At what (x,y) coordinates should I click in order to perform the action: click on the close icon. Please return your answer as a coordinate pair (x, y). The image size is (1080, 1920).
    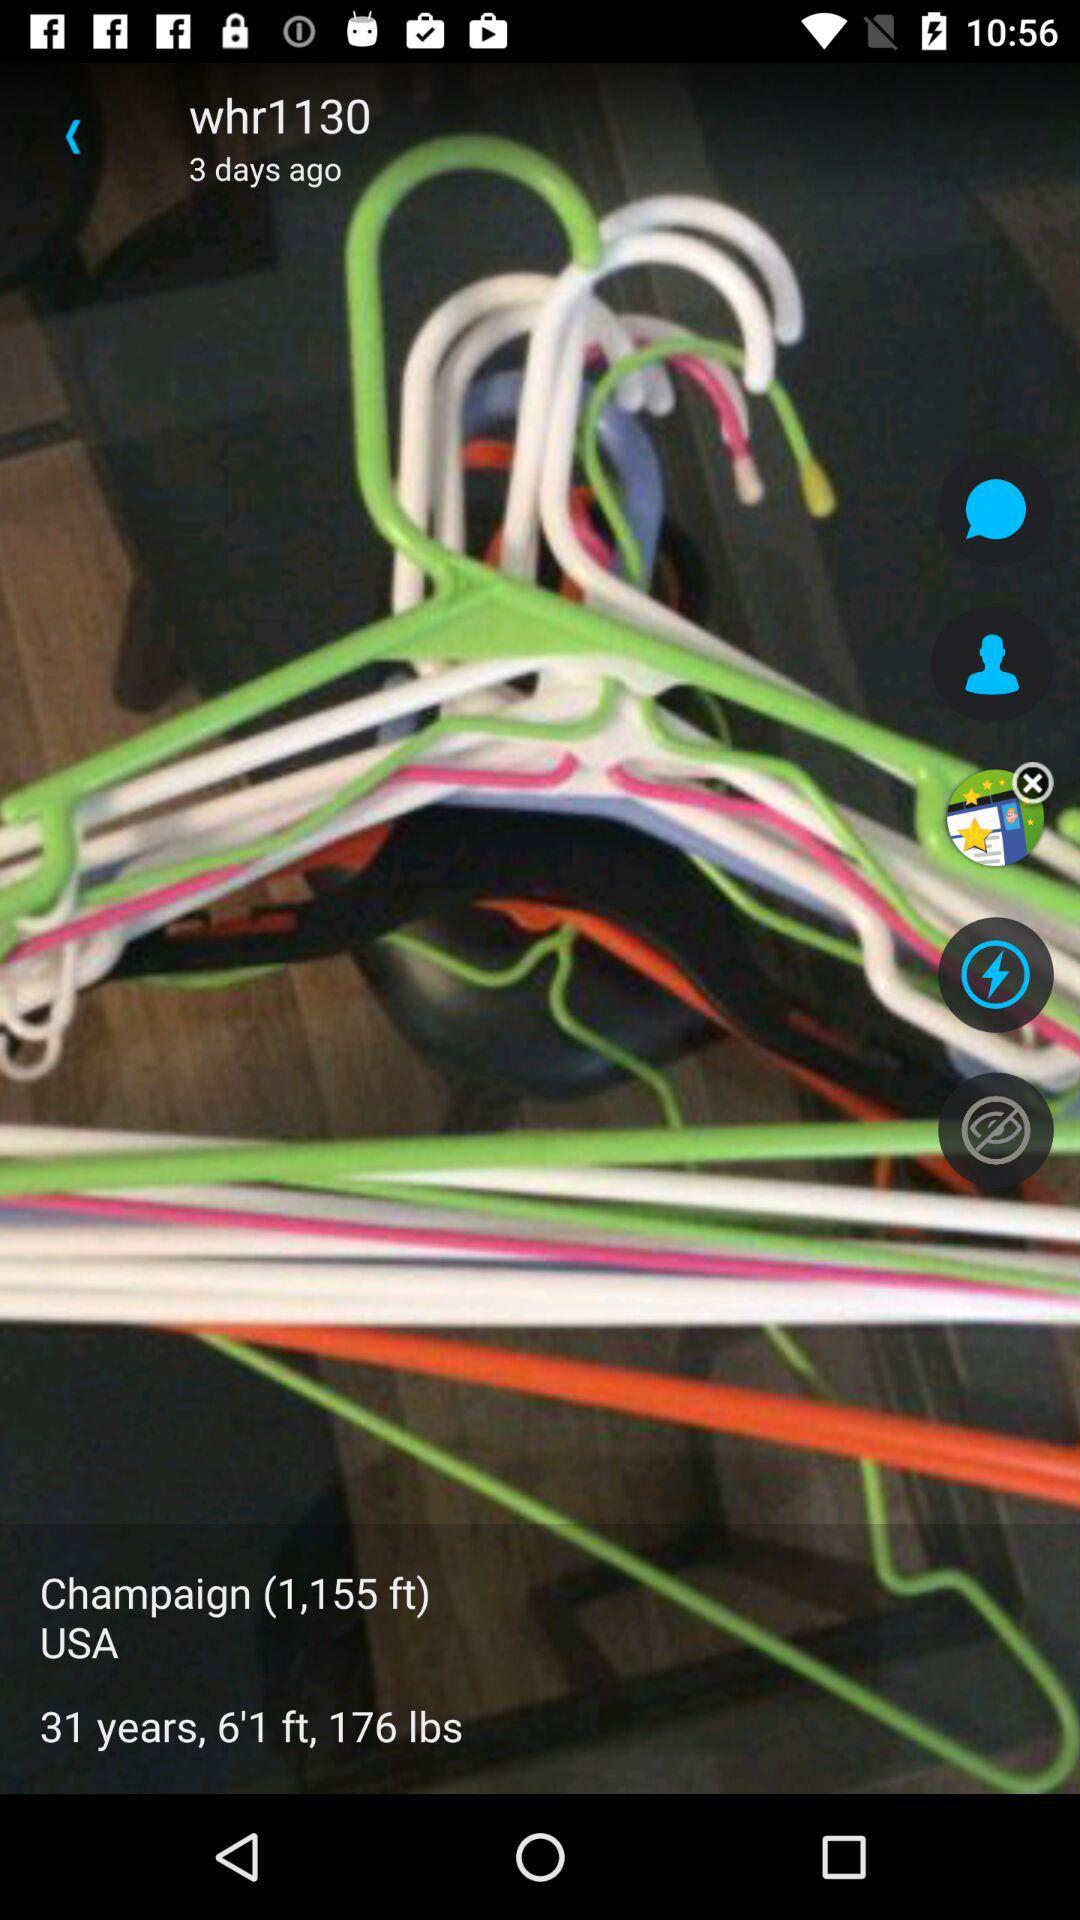
    Looking at the image, I should click on (1032, 786).